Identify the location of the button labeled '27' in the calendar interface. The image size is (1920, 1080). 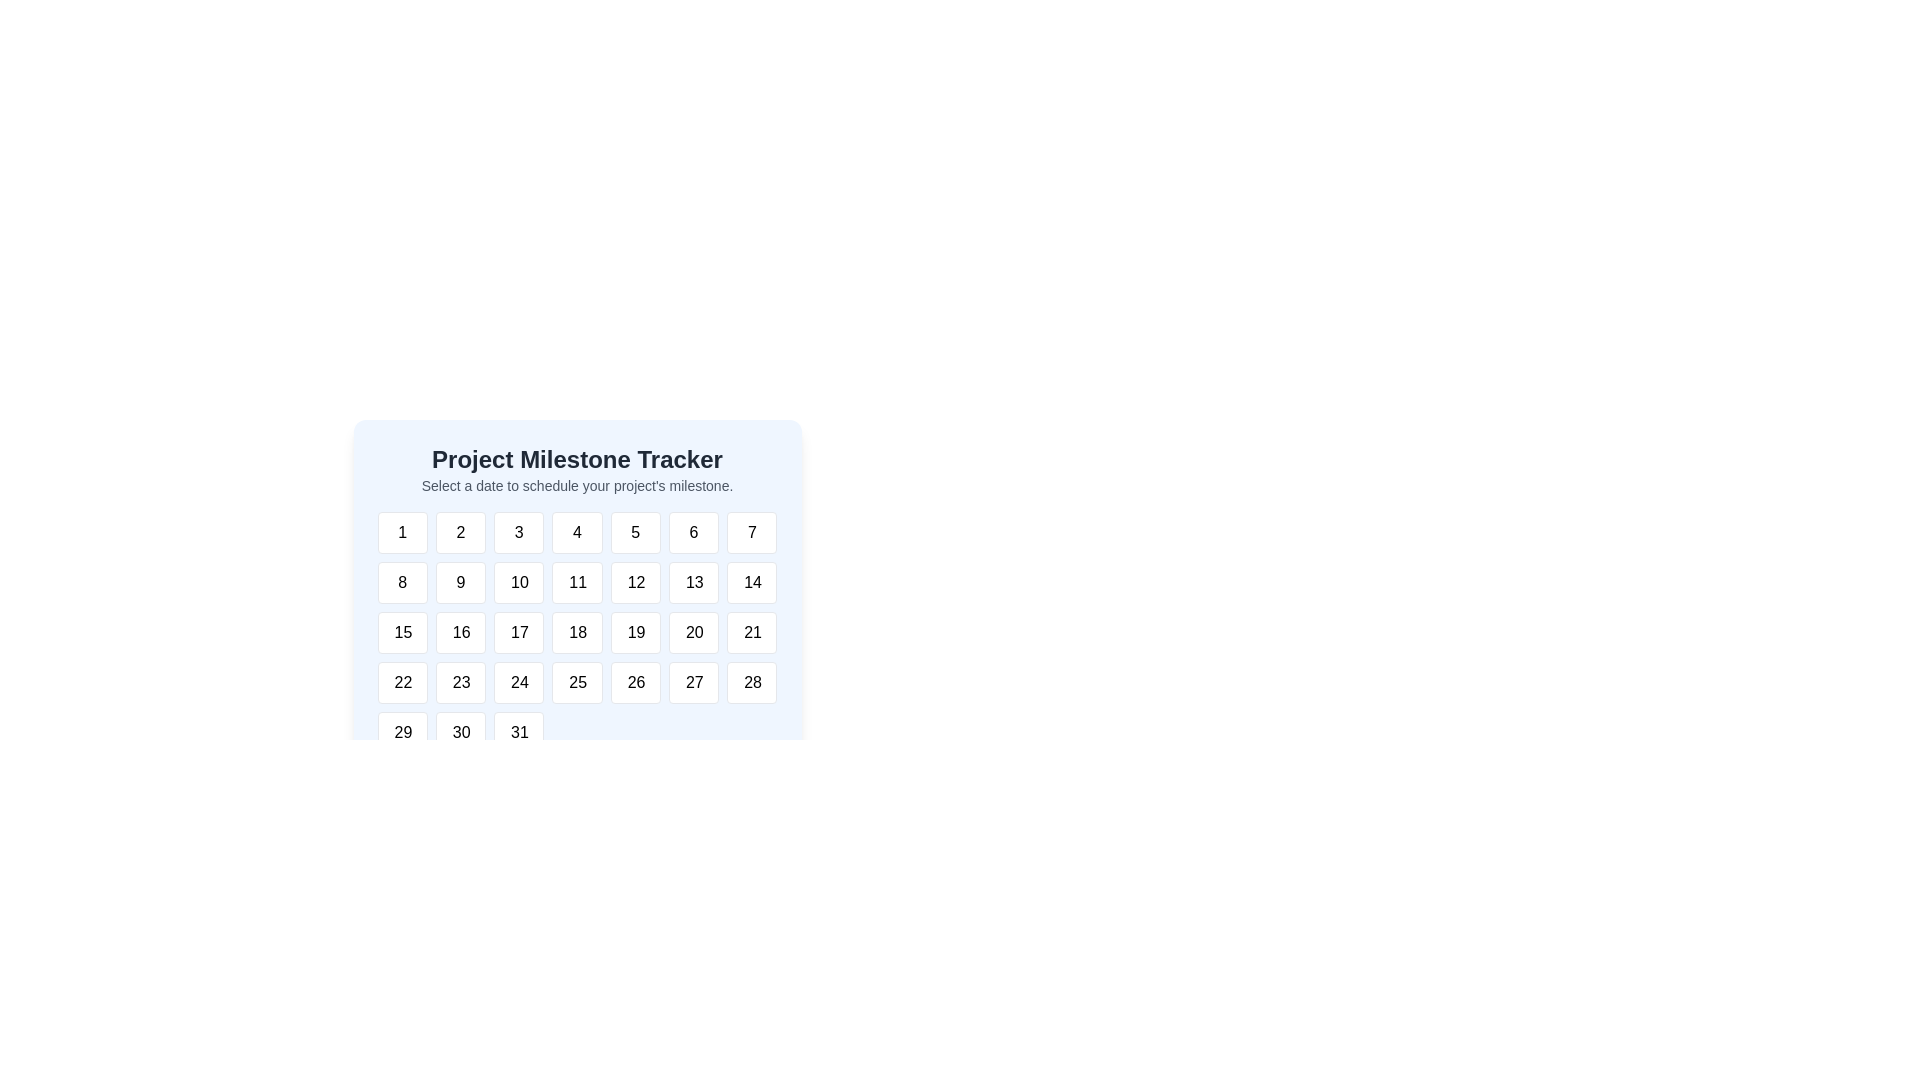
(694, 681).